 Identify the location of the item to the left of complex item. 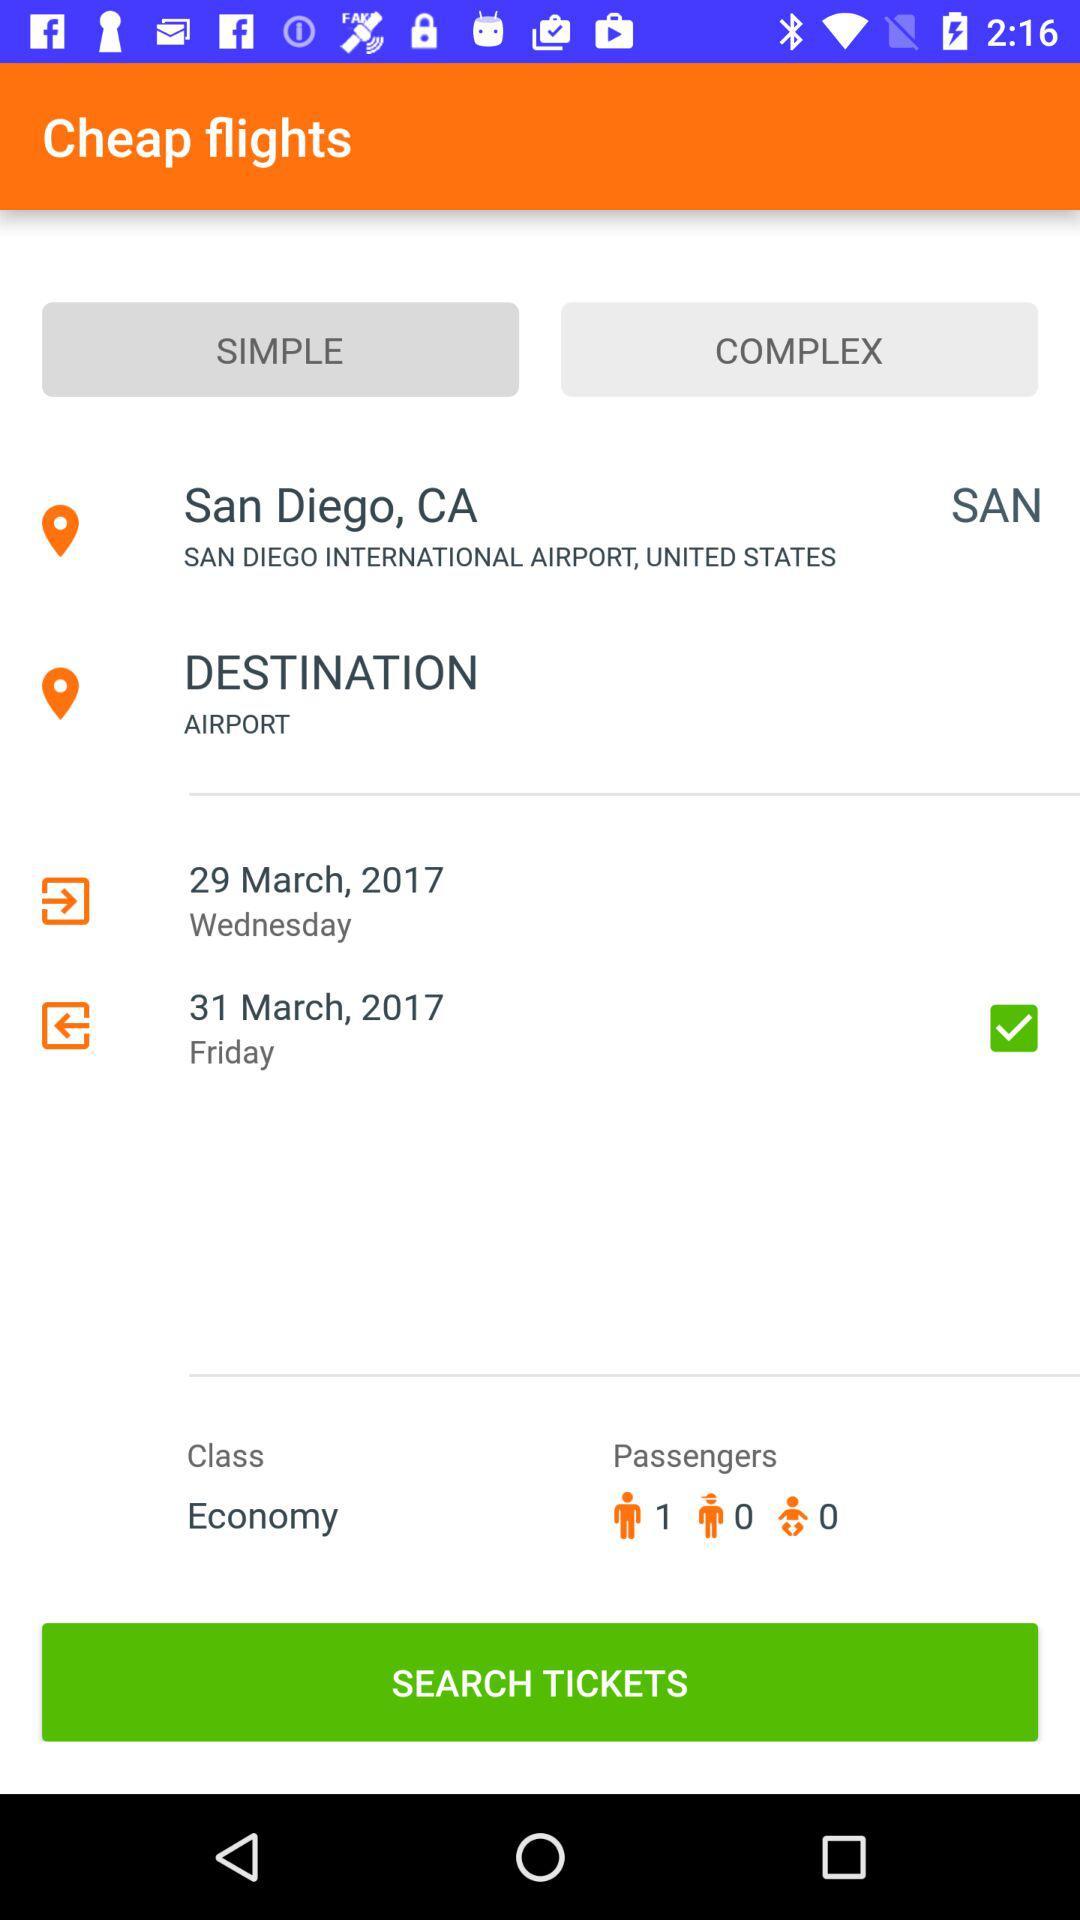
(280, 349).